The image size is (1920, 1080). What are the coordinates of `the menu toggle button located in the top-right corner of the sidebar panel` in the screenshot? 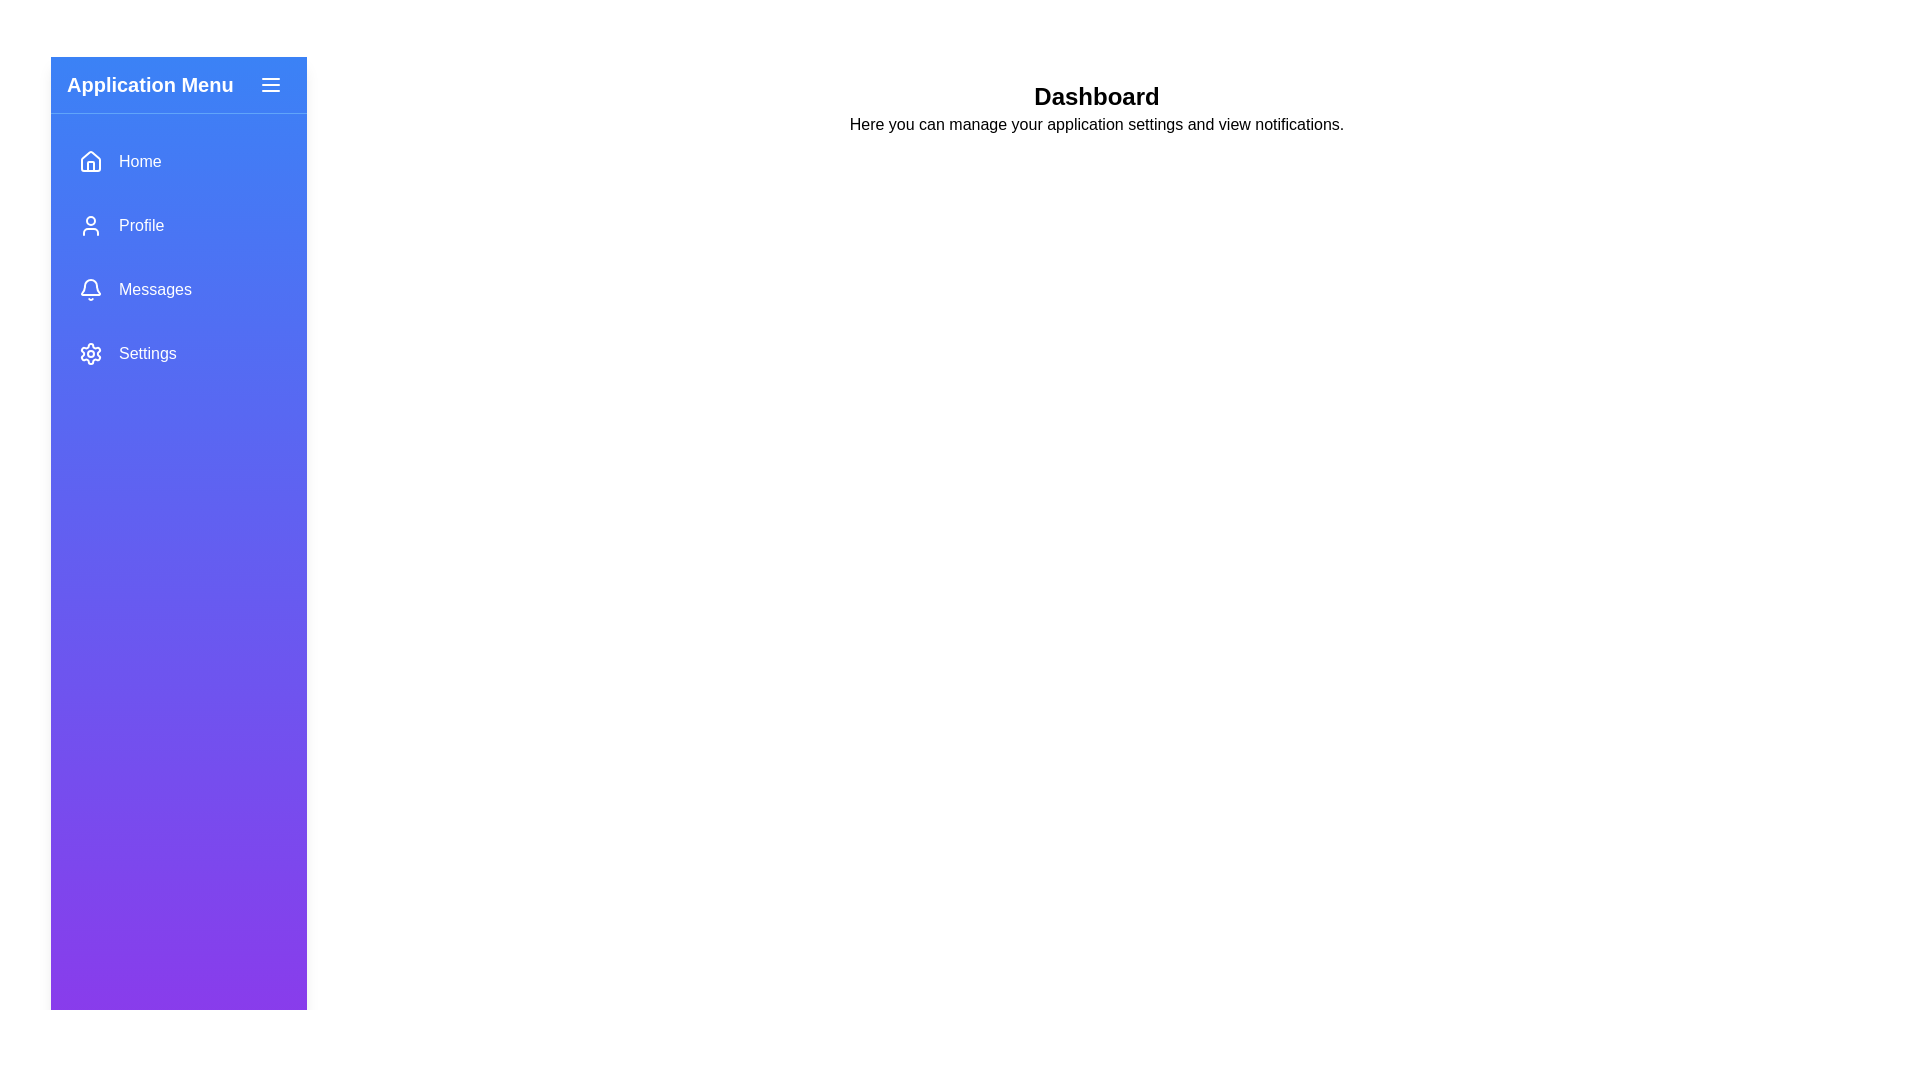 It's located at (269, 83).